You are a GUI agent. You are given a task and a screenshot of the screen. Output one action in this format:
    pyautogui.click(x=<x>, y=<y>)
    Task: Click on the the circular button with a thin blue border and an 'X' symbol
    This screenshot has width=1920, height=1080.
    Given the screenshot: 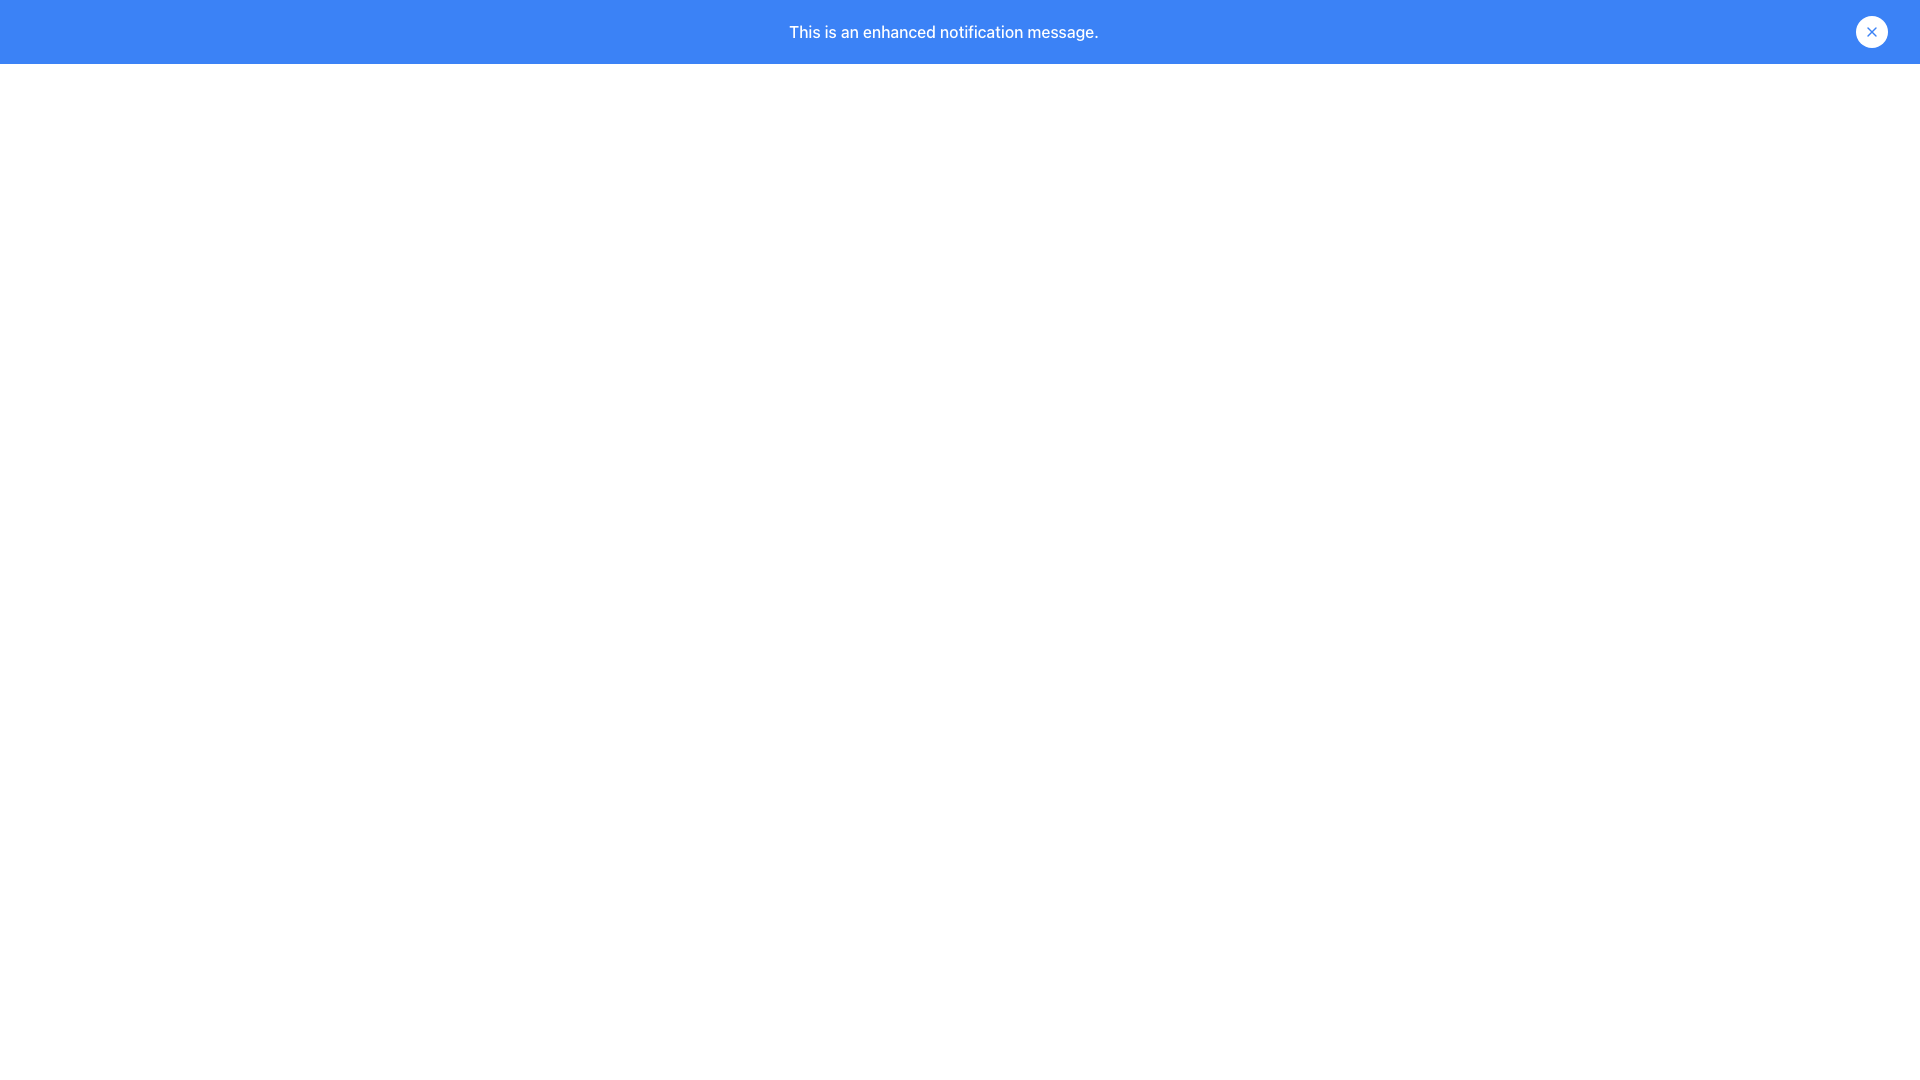 What is the action you would take?
    pyautogui.click(x=1871, y=31)
    